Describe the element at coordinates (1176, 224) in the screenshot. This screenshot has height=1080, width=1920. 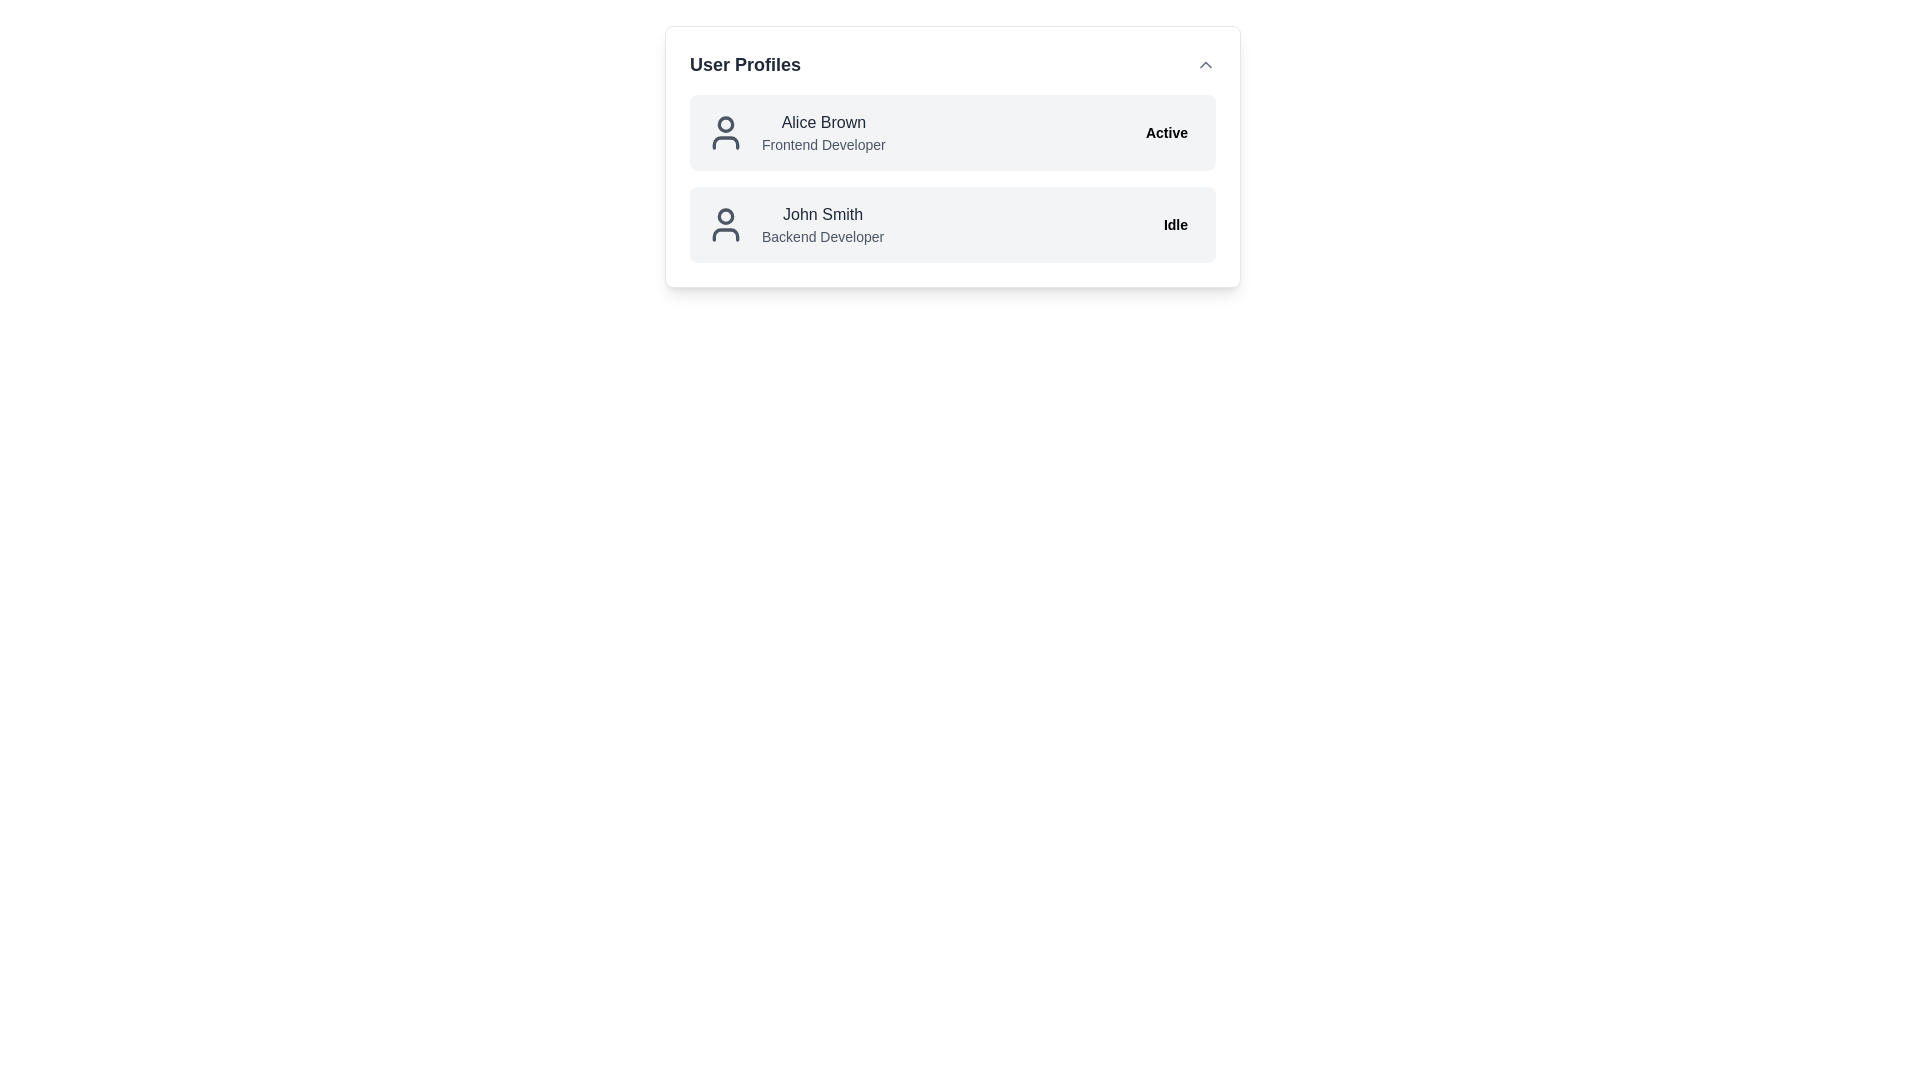
I see `status text displayed on the Badge or Status Indicator for user 'John Smith', which currently shows 'Idle'` at that location.